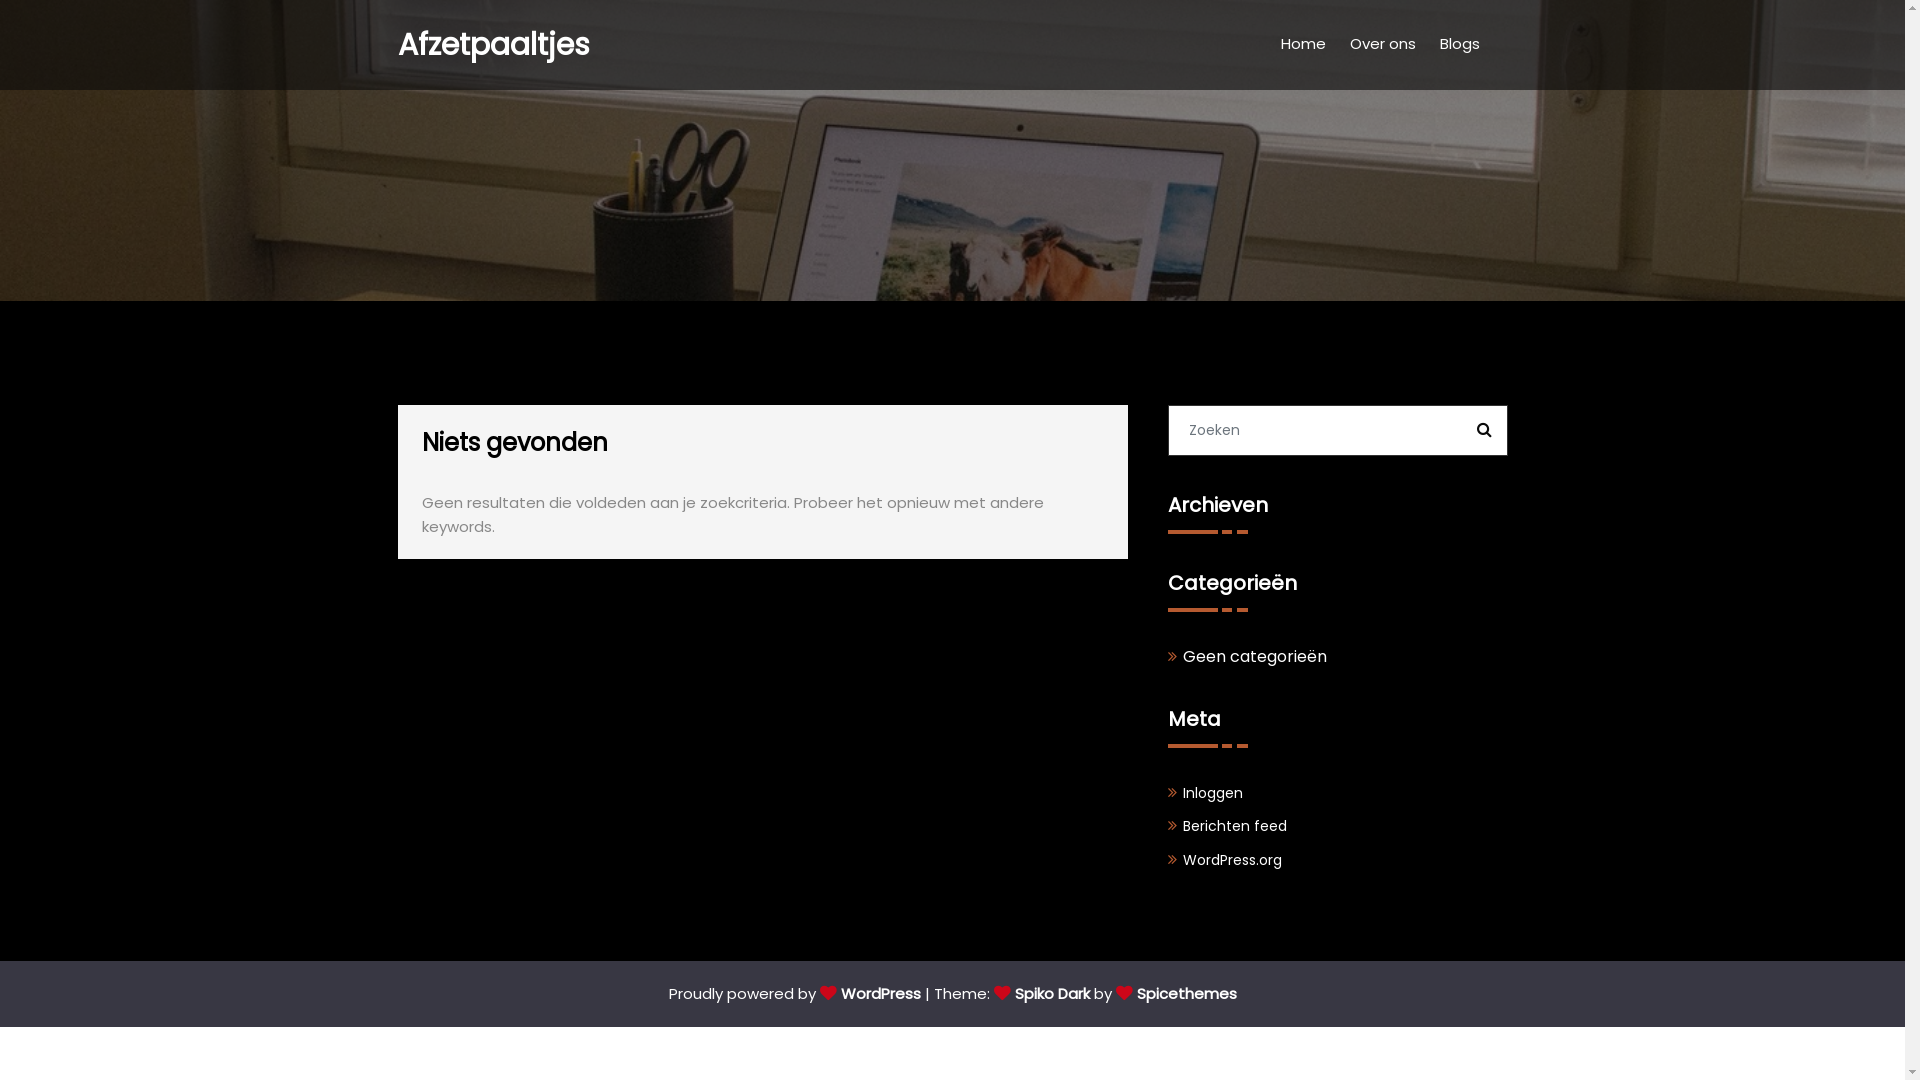 The width and height of the screenshot is (1920, 1080). Describe the element at coordinates (1459, 45) in the screenshot. I see `'Blogs'` at that location.